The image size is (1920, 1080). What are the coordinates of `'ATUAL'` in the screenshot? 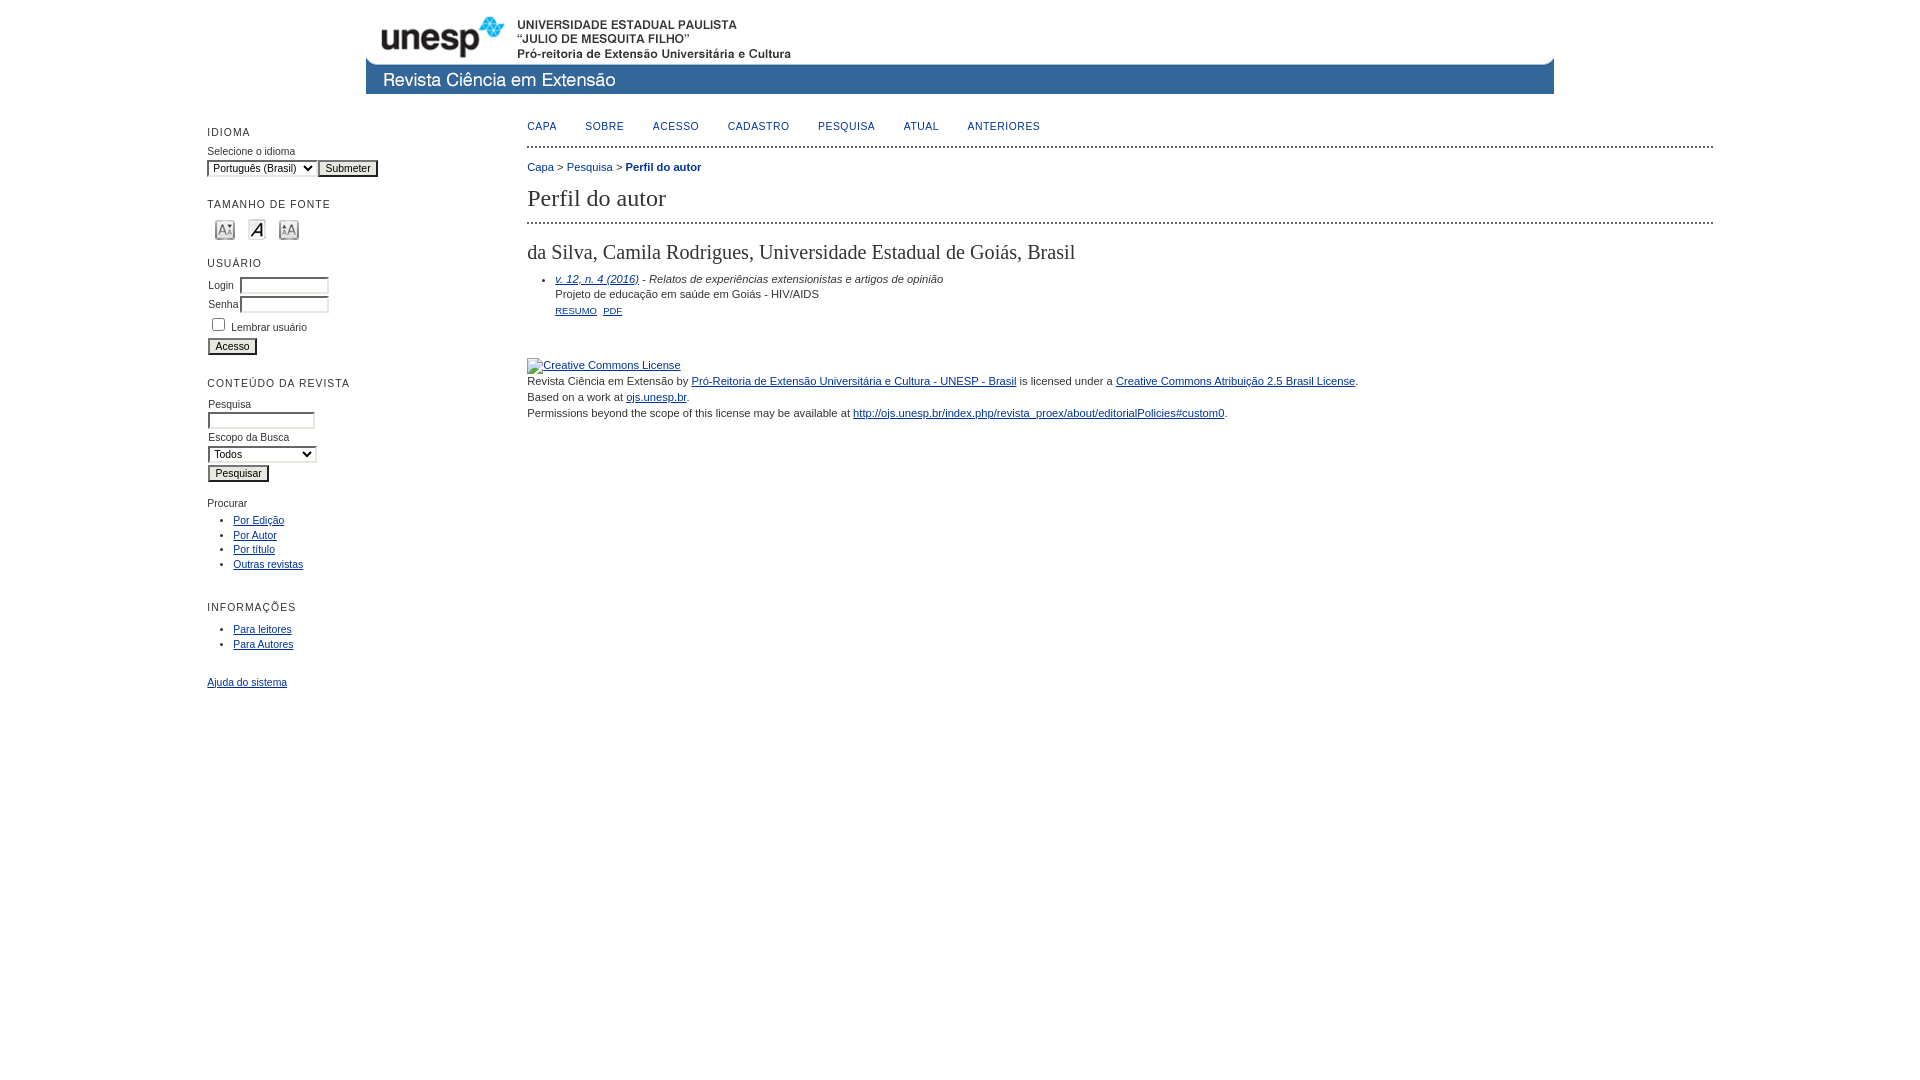 It's located at (920, 126).